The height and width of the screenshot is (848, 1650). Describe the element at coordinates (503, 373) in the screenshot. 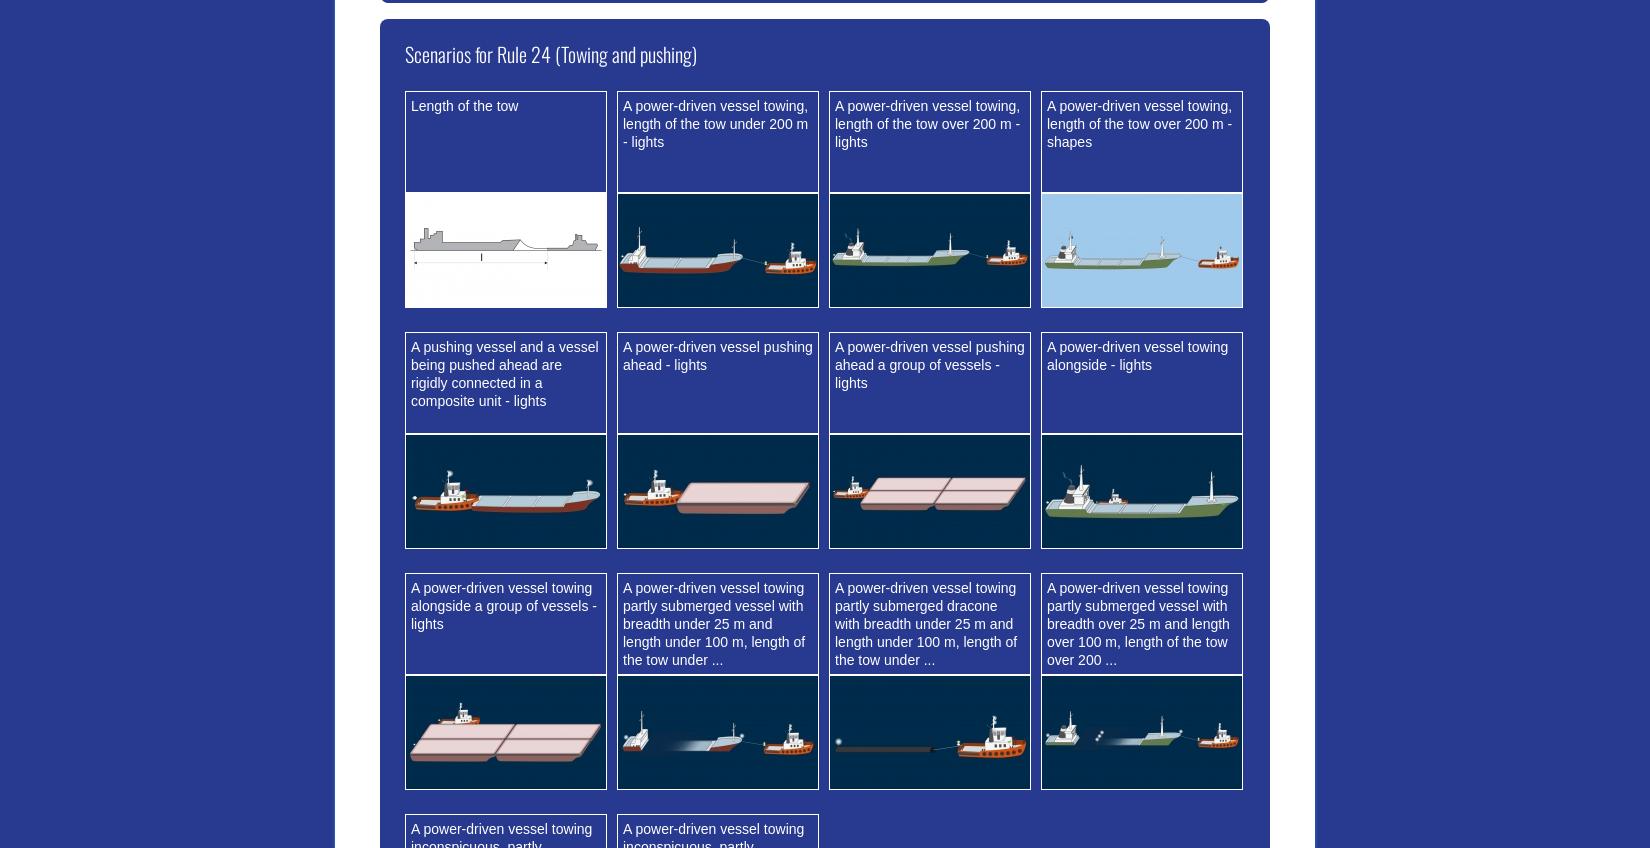

I see `'A pushing vessel and a vessel being pushed ahead are rigidly connected in a composite unit - lights'` at that location.